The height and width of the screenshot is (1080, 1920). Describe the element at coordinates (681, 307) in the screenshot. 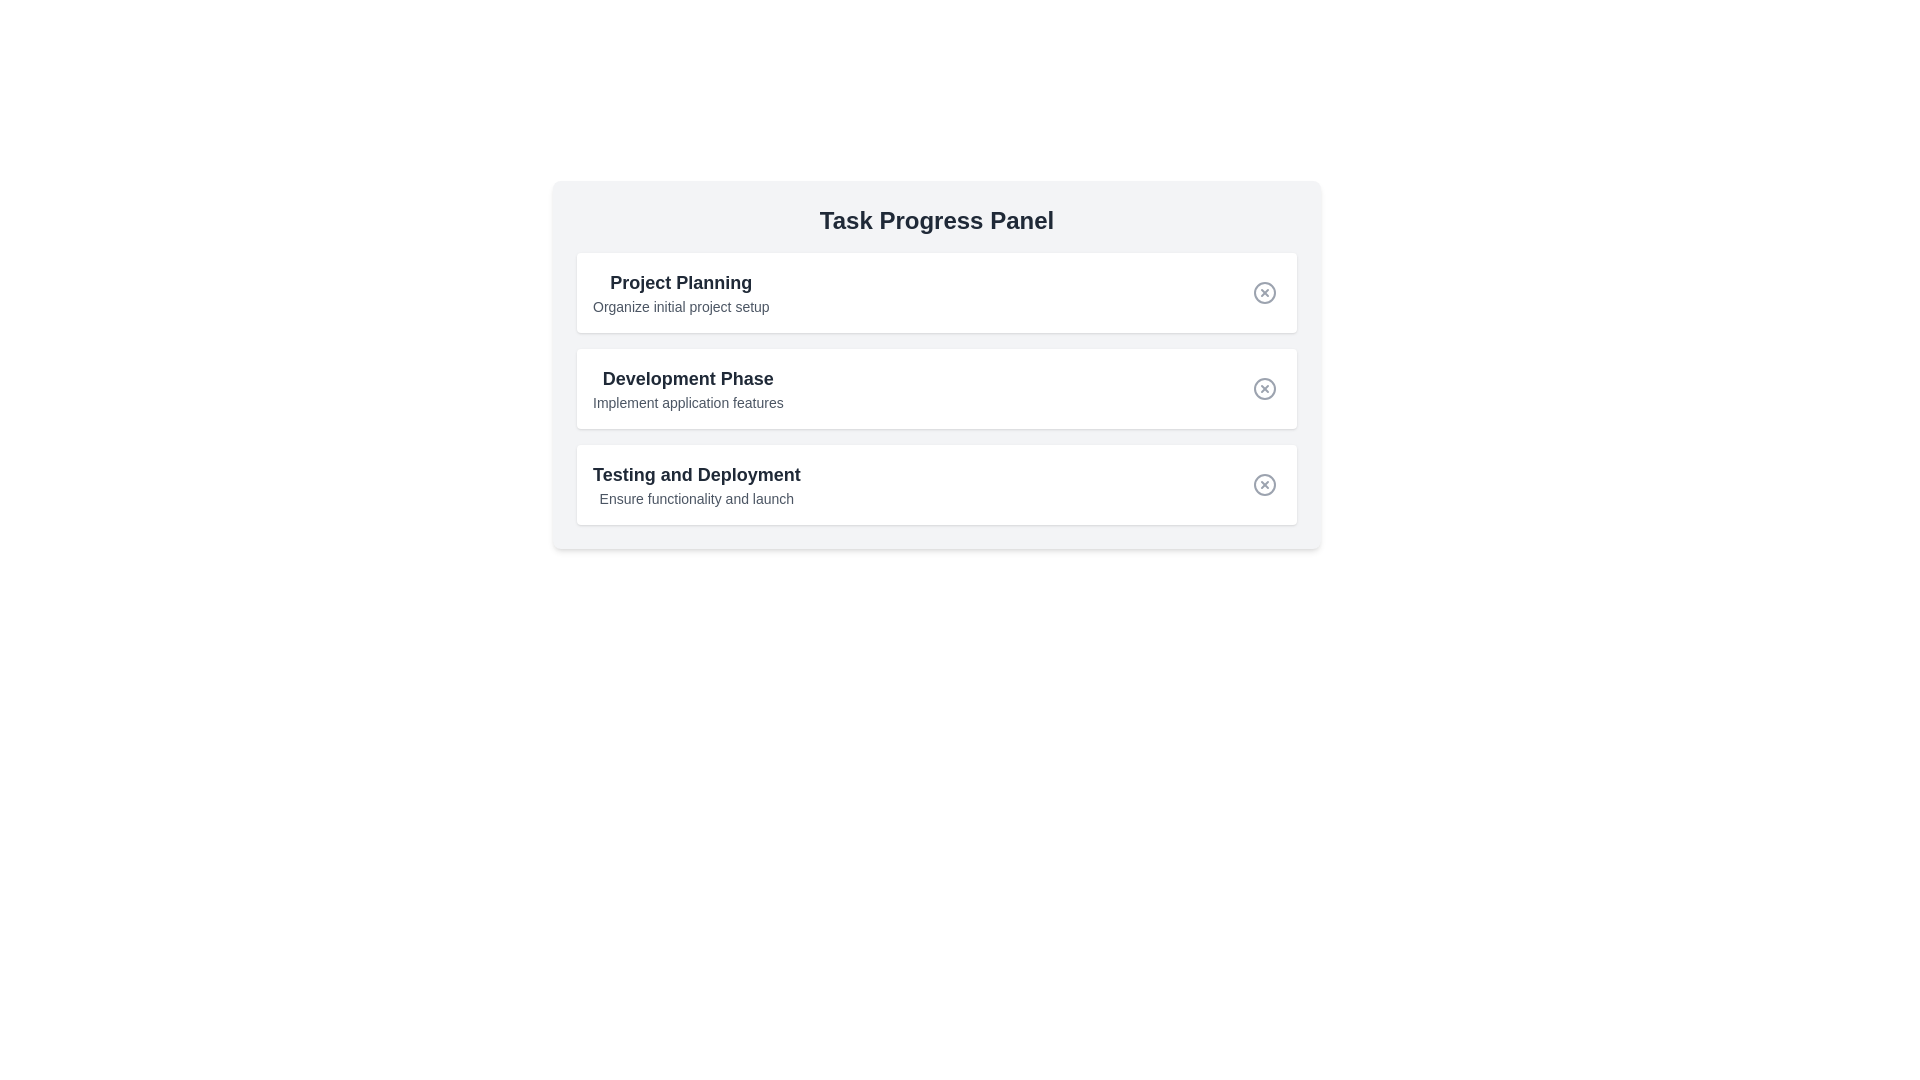

I see `the text label that provides additional details for the 'Project Planning' task, located directly below the 'Project Planning' title` at that location.